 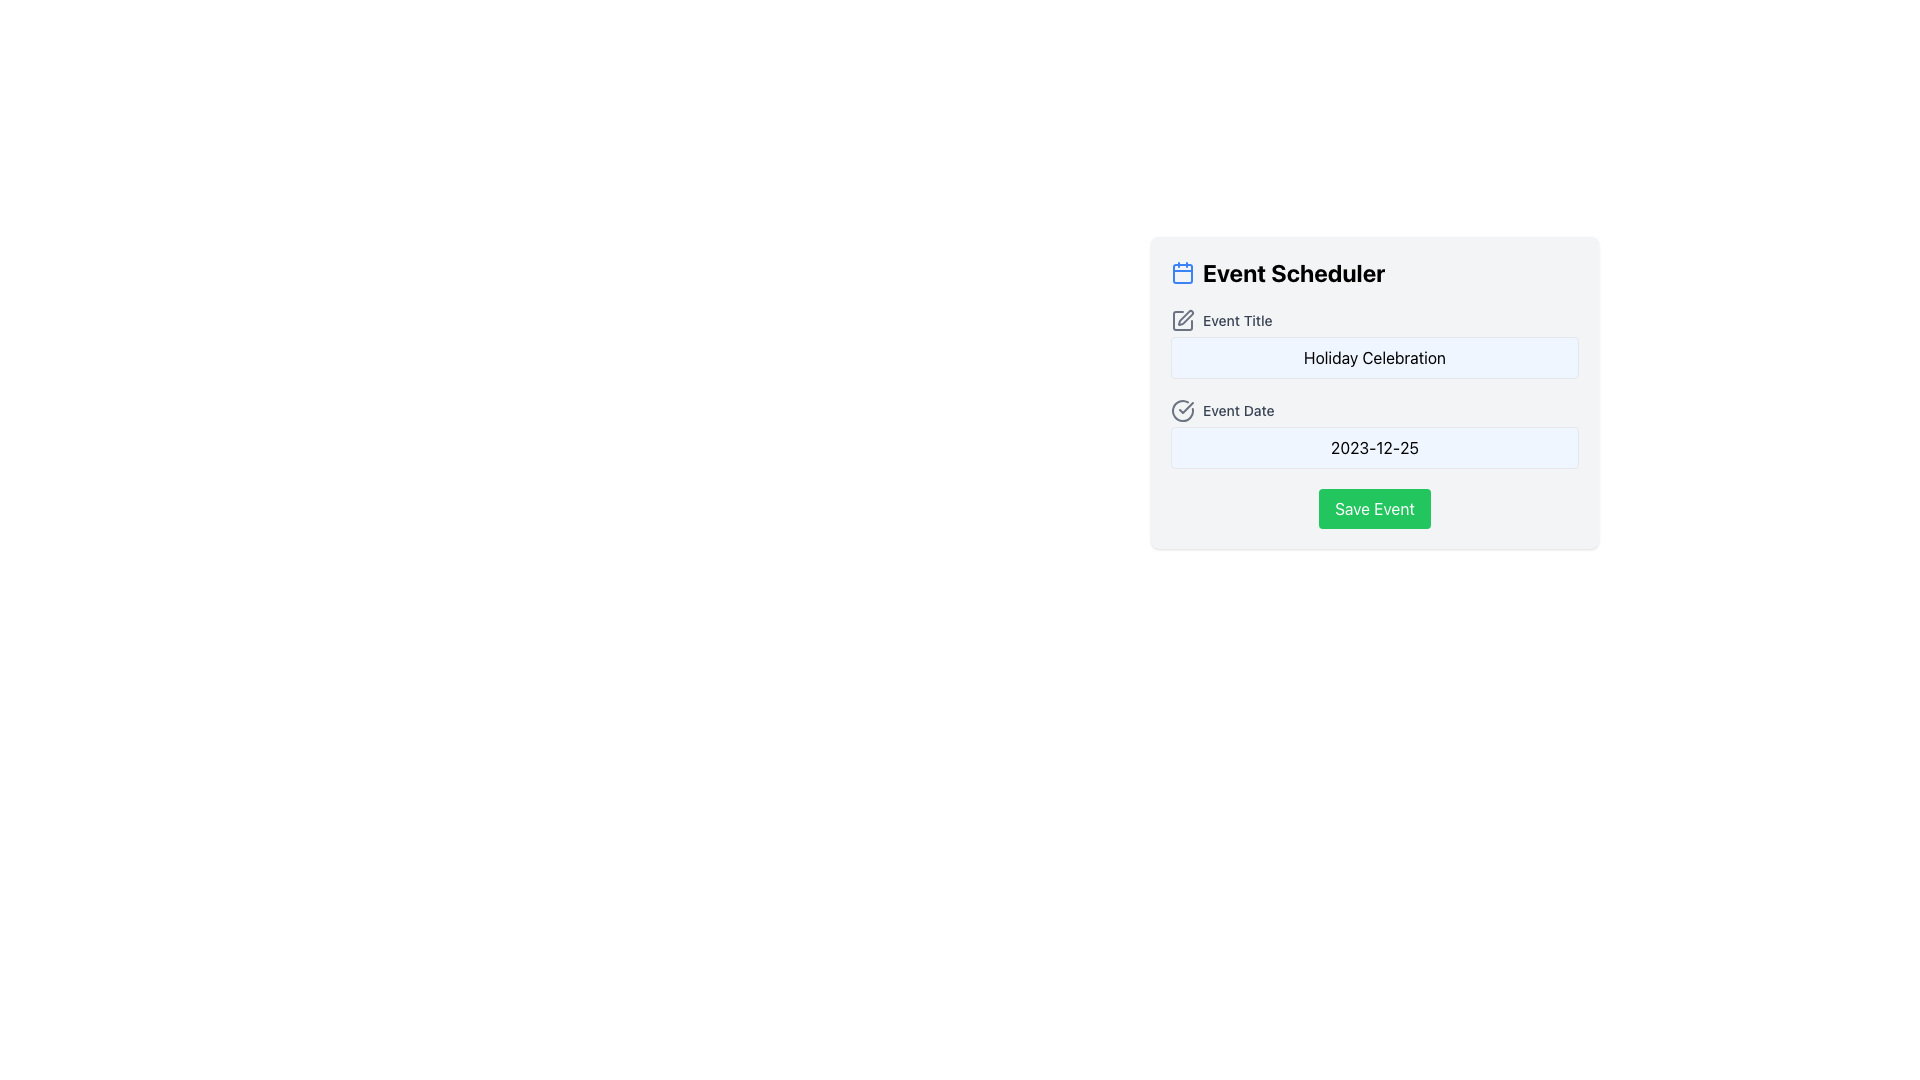 What do you see at coordinates (1182, 319) in the screenshot?
I see `the small square-shaped pencil icon, which is the first icon in the 'Event Title' label area of the event scheduler section, located to the left of the text input box` at bounding box center [1182, 319].